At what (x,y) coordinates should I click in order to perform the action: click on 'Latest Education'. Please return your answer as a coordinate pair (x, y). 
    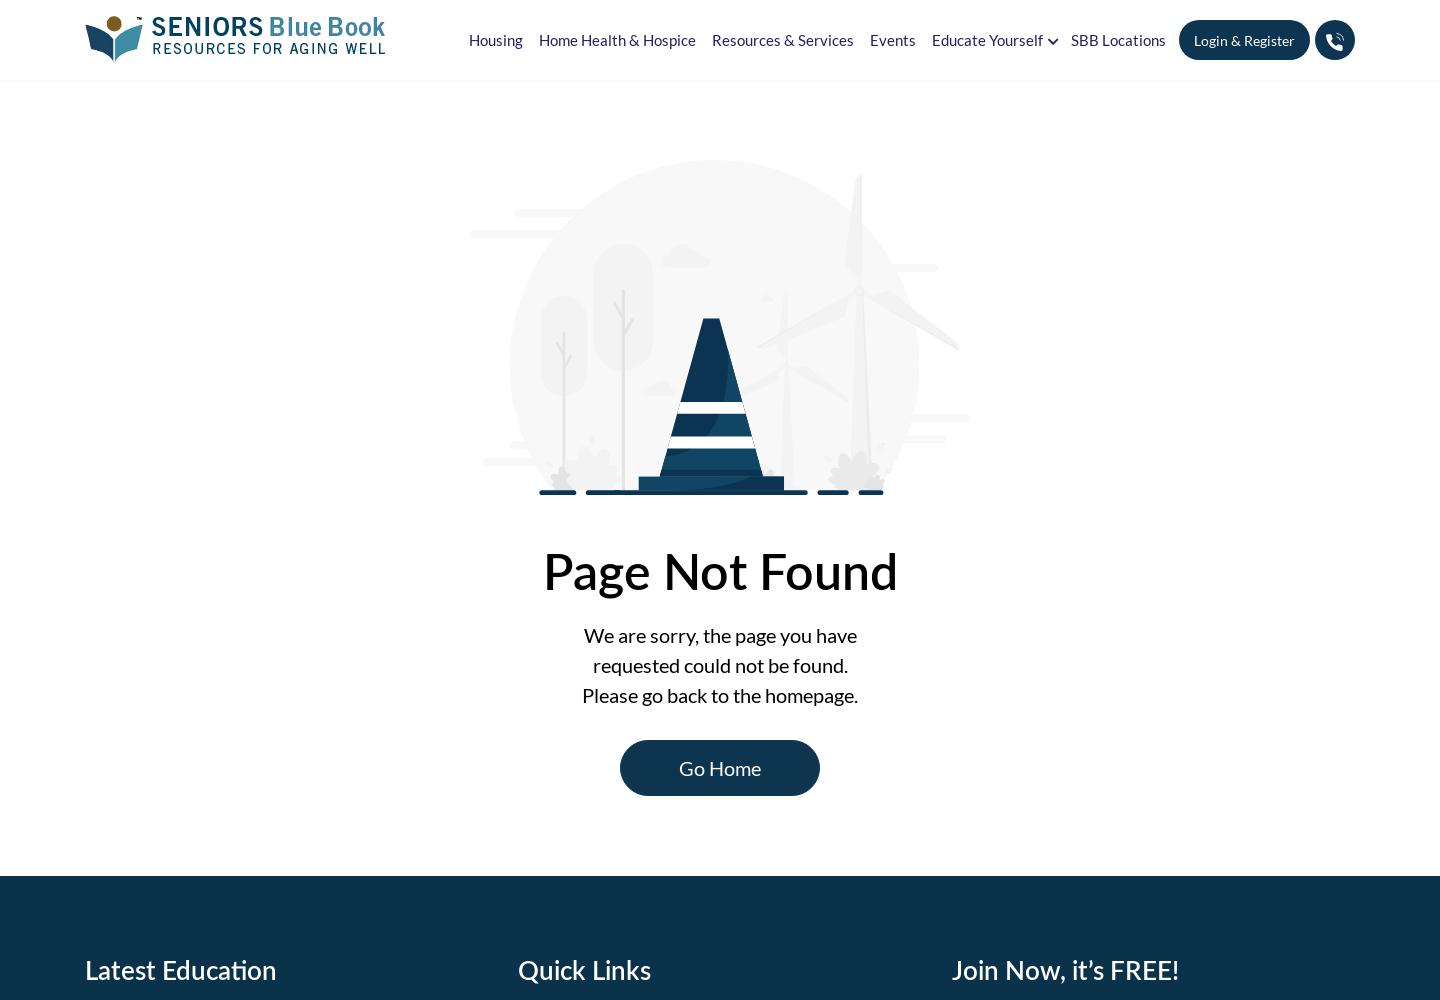
    Looking at the image, I should click on (181, 967).